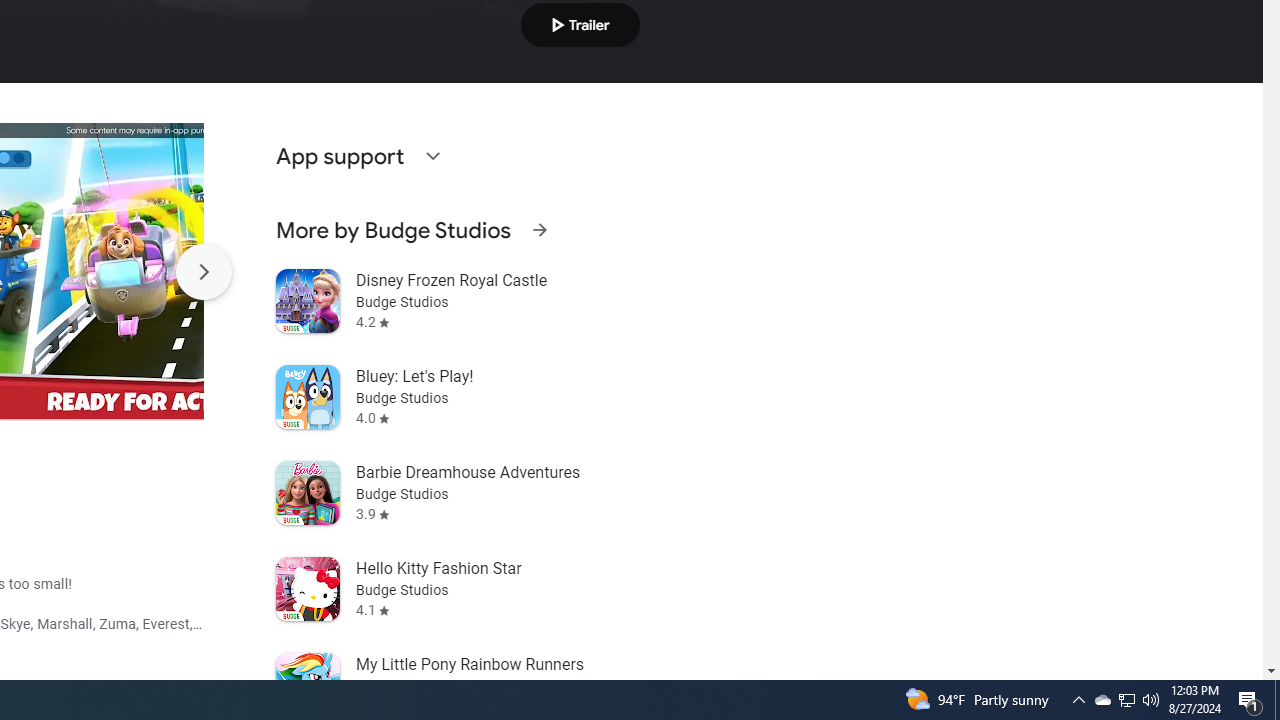 The width and height of the screenshot is (1280, 720). Describe the element at coordinates (579, 24) in the screenshot. I see `'Play trailer'` at that location.